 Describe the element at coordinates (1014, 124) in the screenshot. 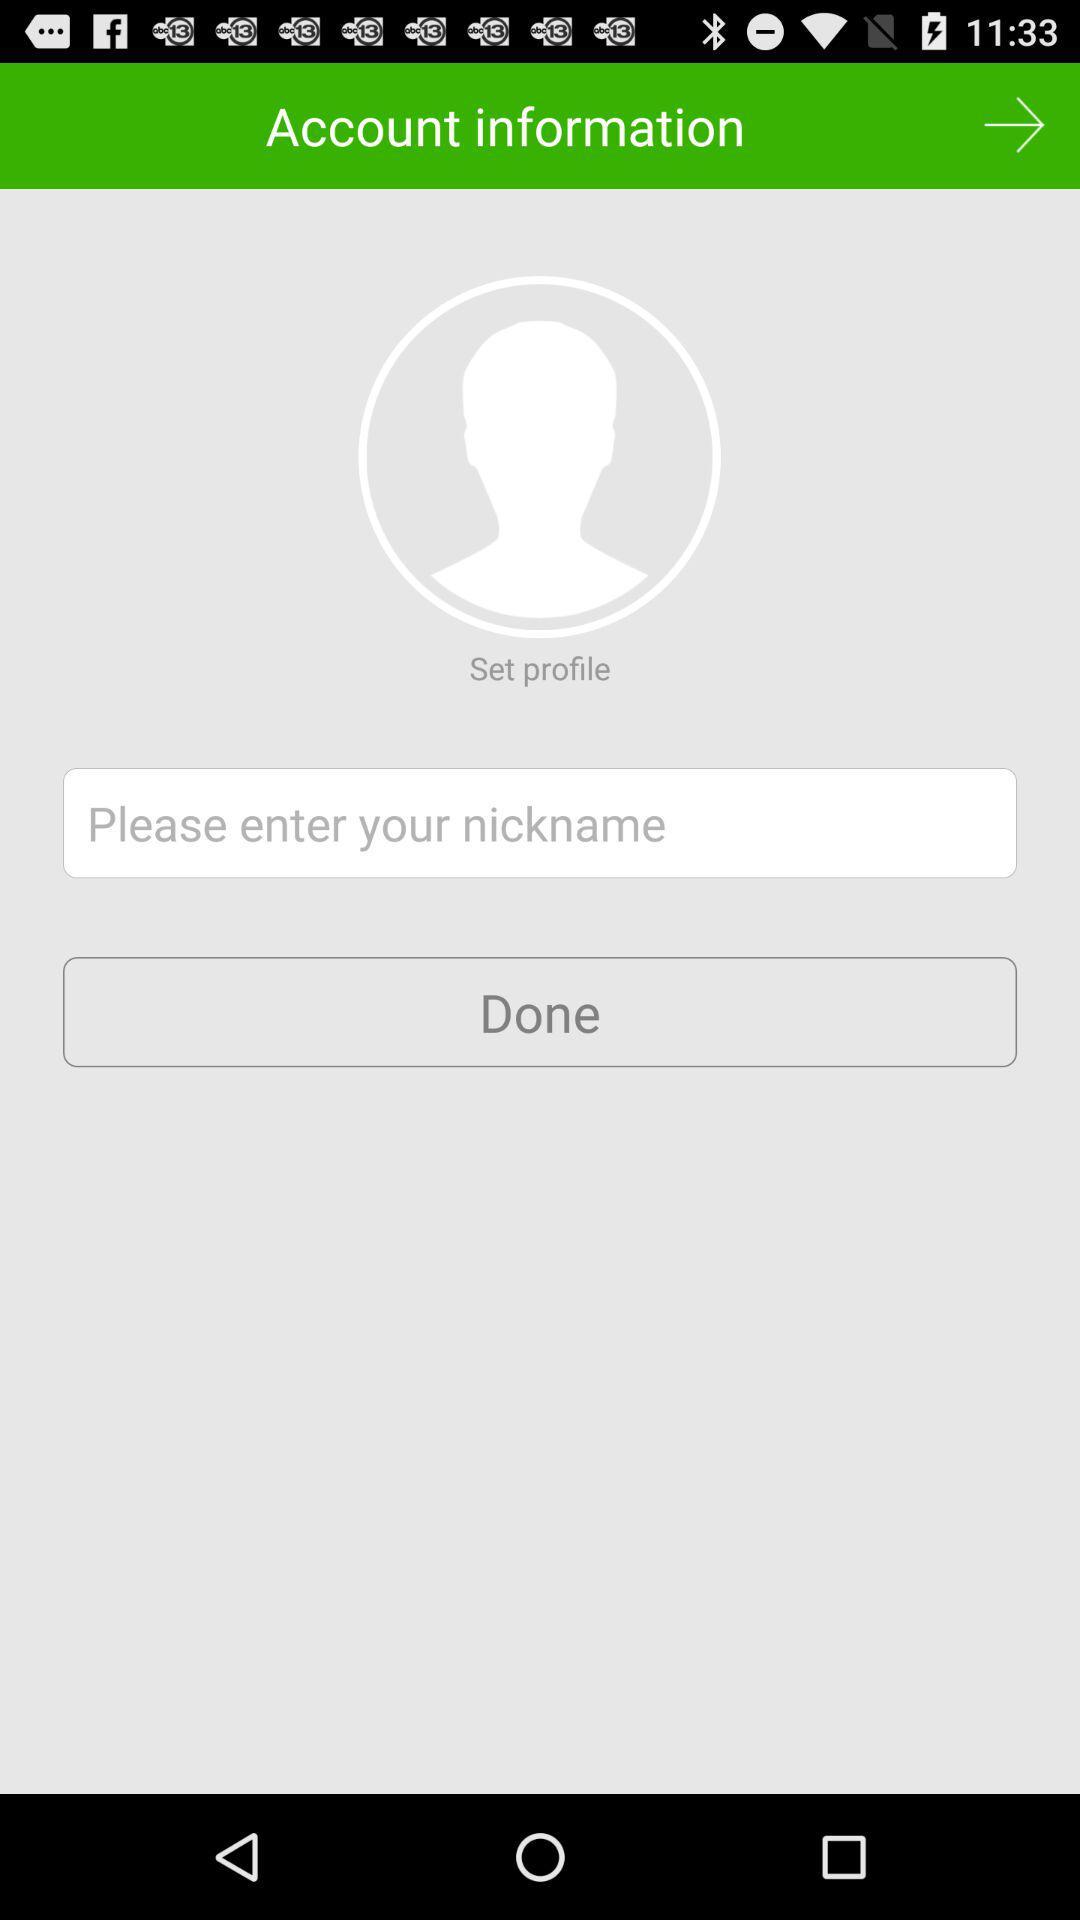

I see `item to the right of the account information icon` at that location.